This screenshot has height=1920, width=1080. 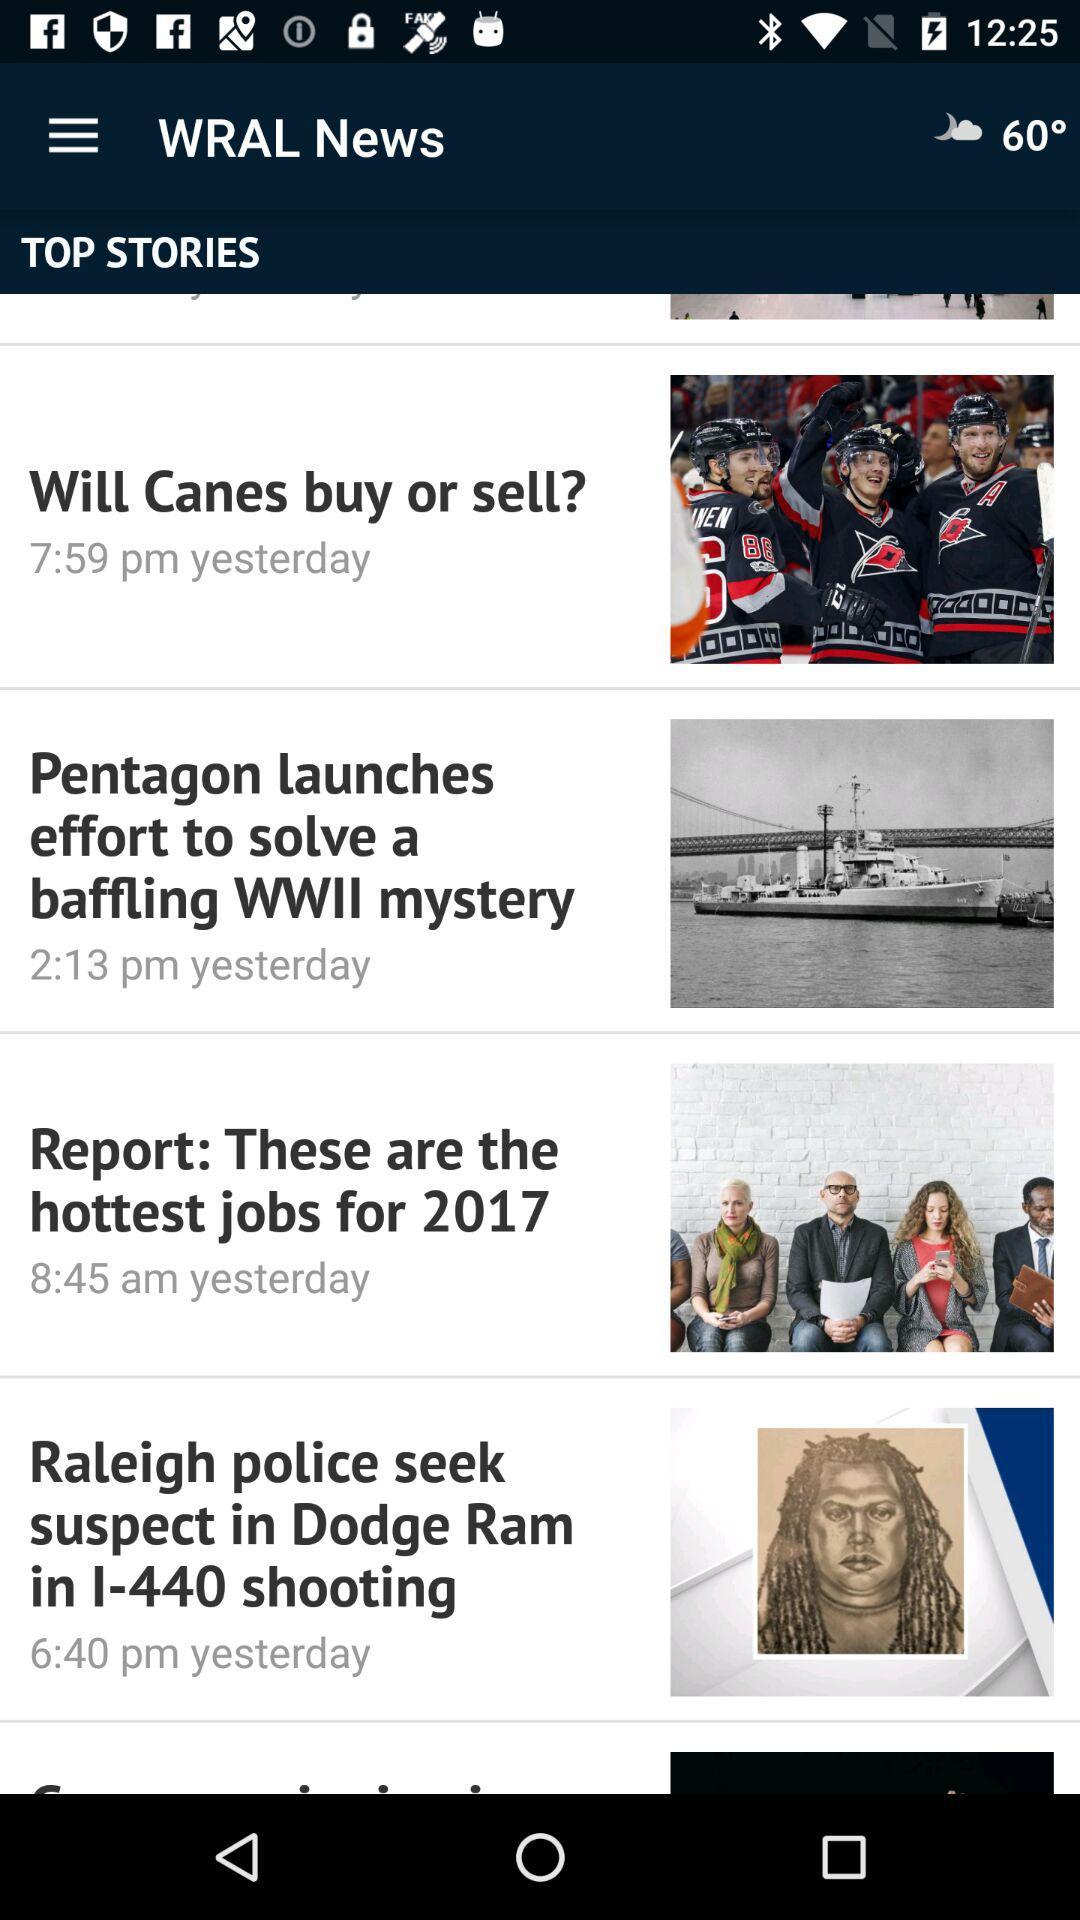 What do you see at coordinates (321, 834) in the screenshot?
I see `pentagon launches effort icon` at bounding box center [321, 834].